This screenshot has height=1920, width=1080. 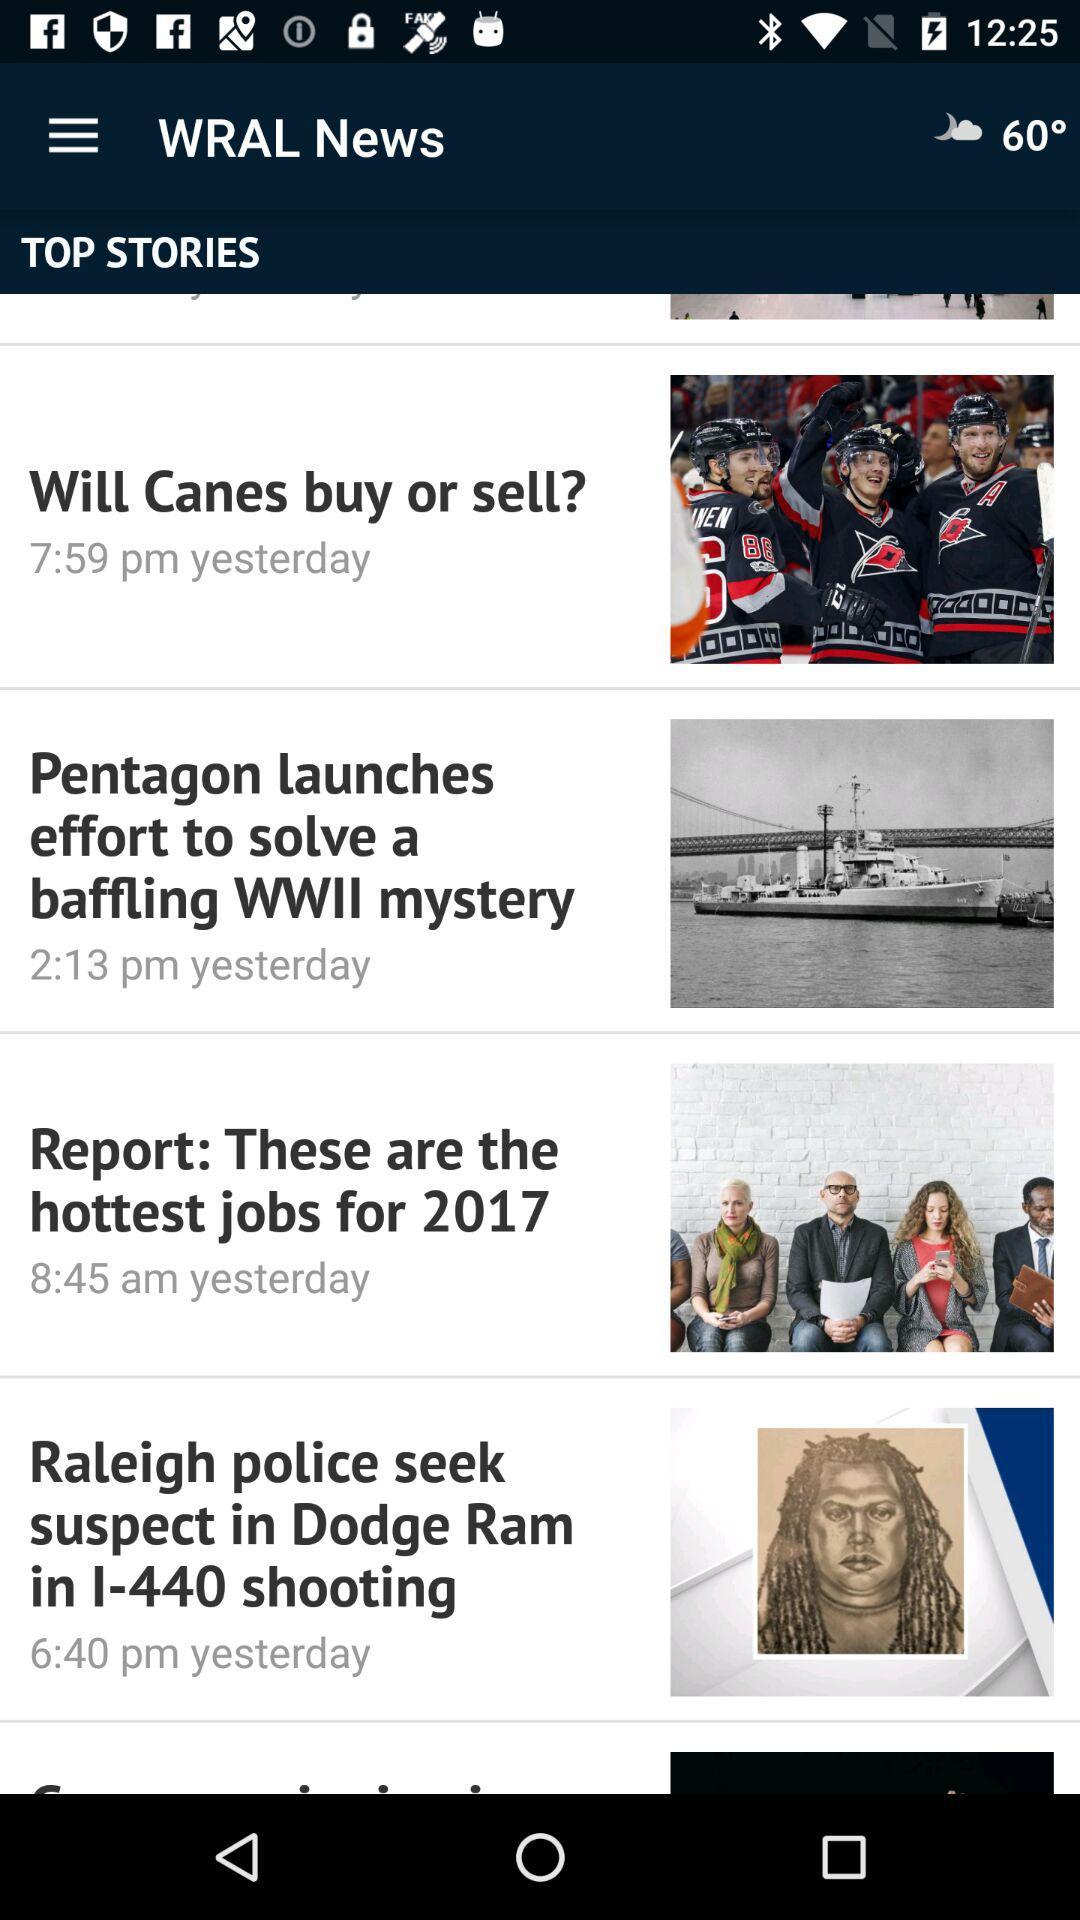 What do you see at coordinates (321, 834) in the screenshot?
I see `pentagon launches effort icon` at bounding box center [321, 834].